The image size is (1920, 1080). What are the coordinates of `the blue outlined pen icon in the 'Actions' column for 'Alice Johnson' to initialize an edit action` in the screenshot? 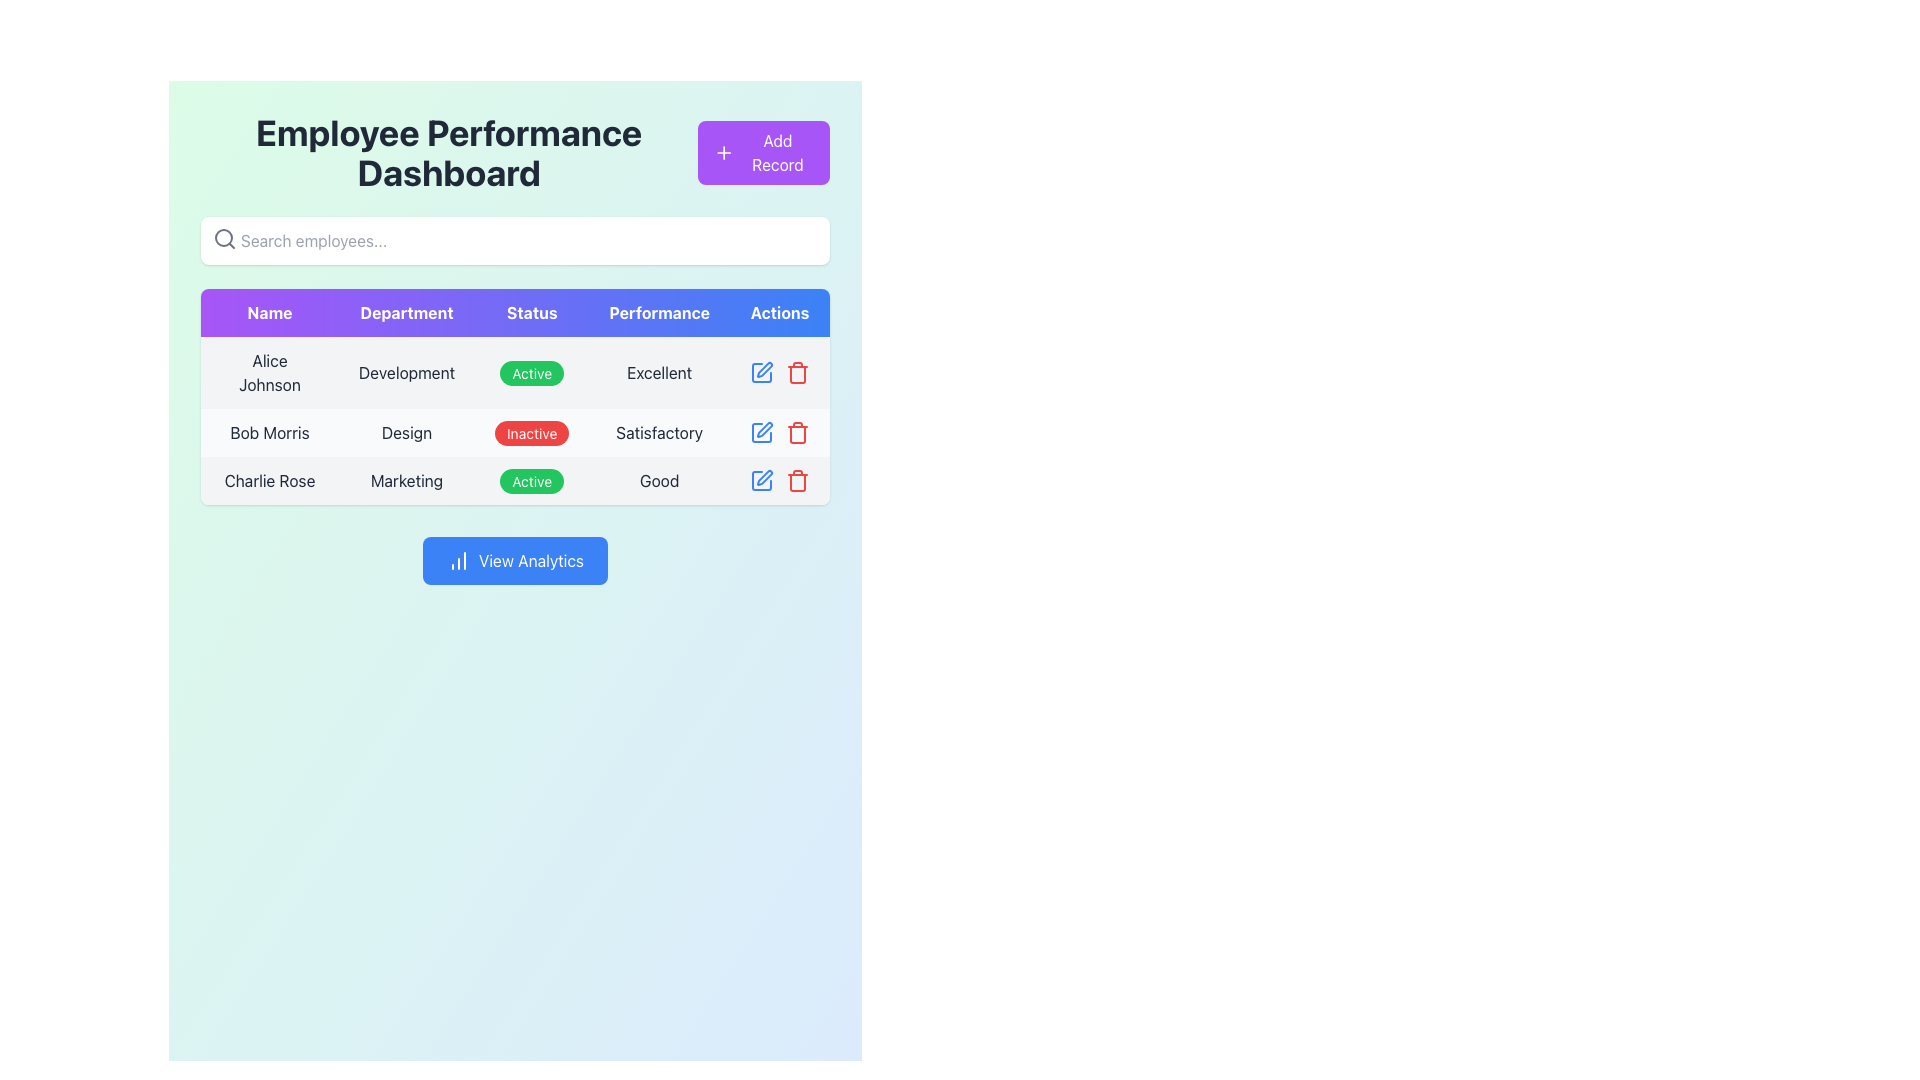 It's located at (761, 373).